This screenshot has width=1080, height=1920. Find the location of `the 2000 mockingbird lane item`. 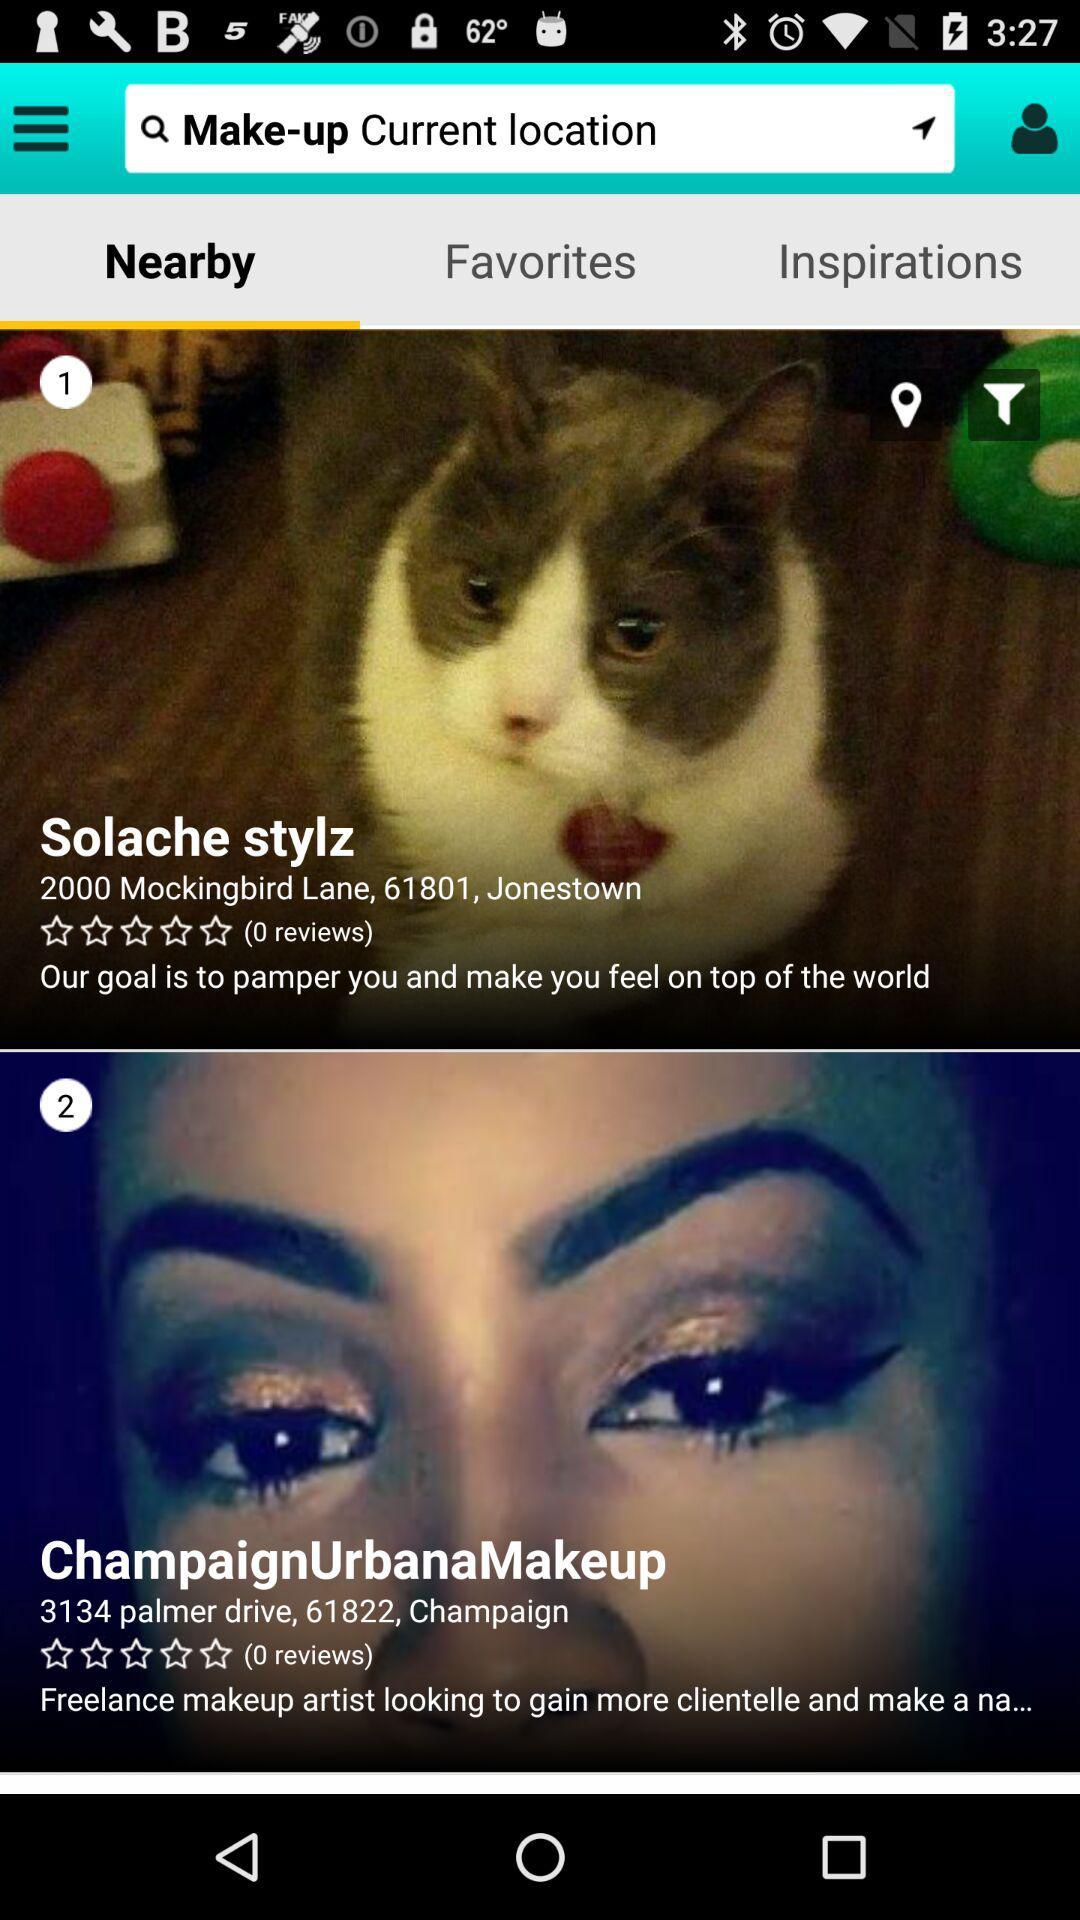

the 2000 mockingbird lane item is located at coordinates (540, 885).